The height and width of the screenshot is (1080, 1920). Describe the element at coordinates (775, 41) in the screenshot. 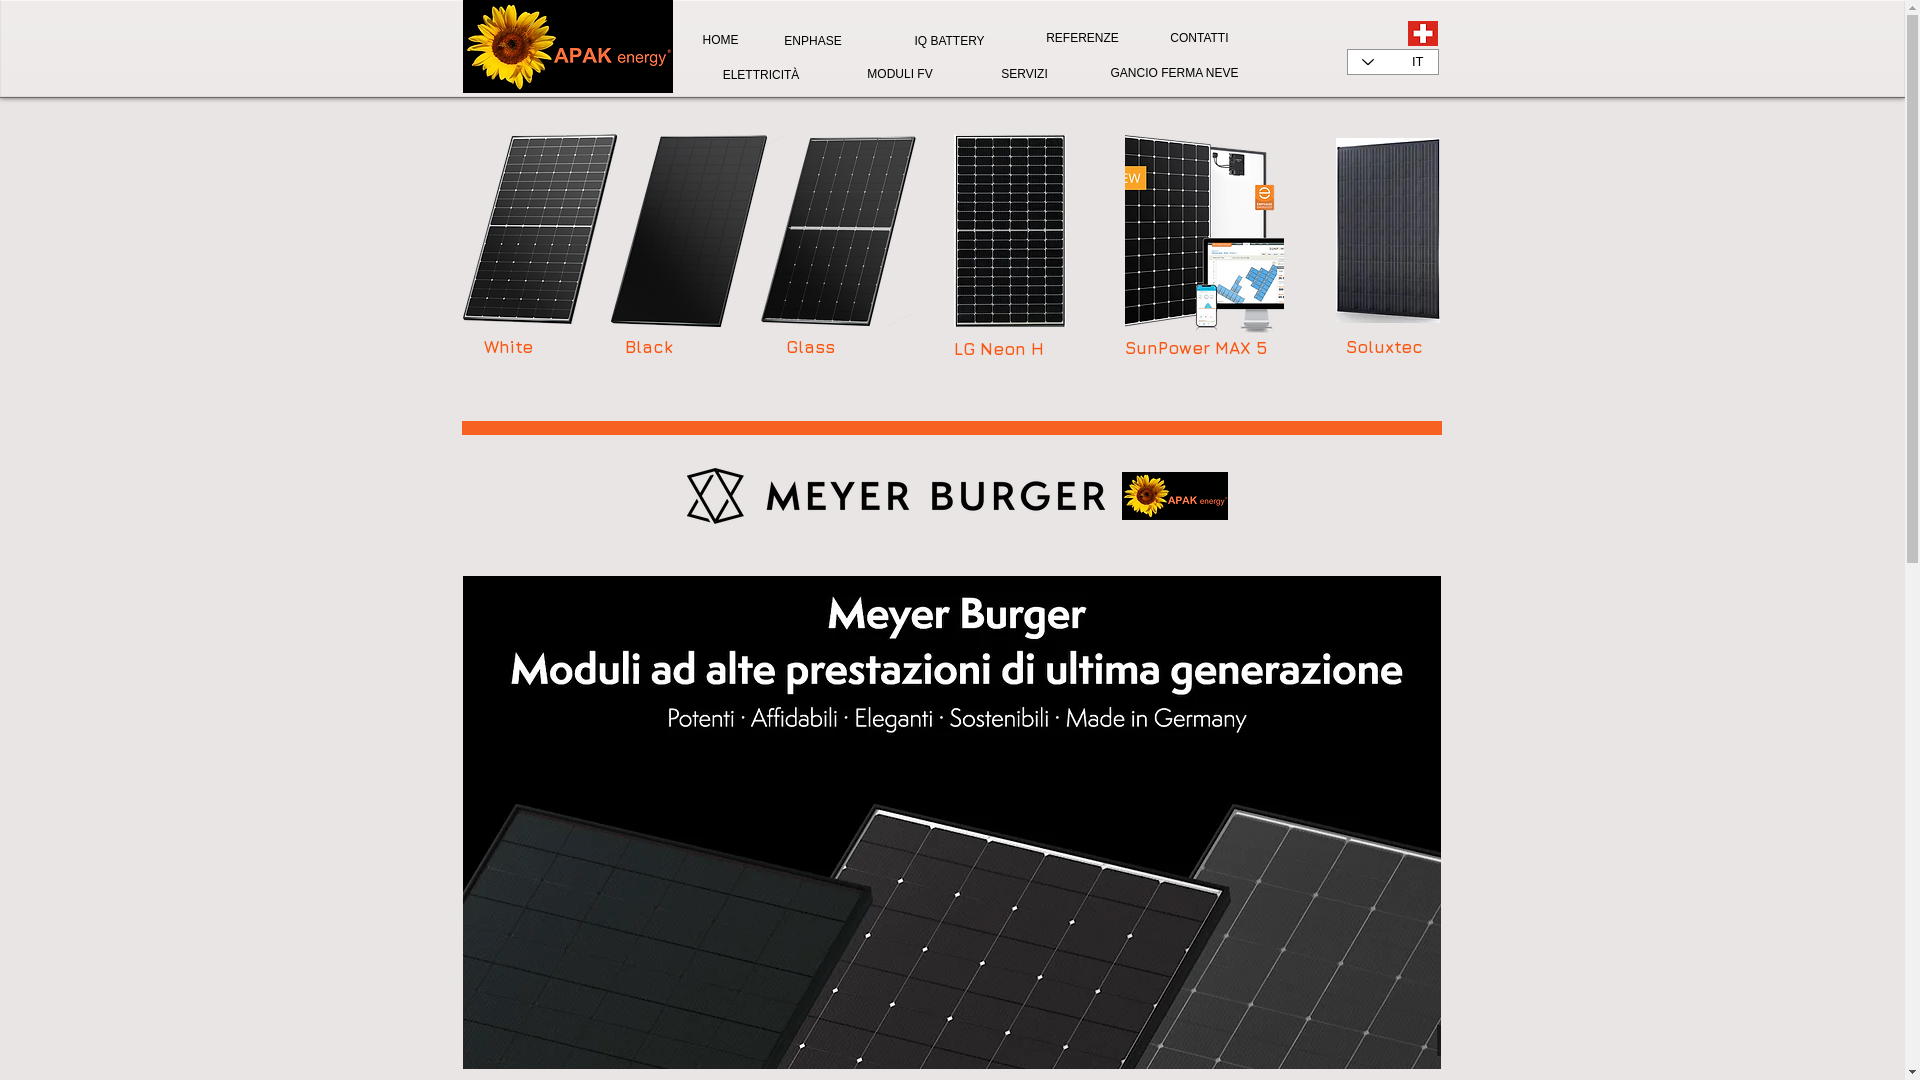

I see `'ENPHASE'` at that location.